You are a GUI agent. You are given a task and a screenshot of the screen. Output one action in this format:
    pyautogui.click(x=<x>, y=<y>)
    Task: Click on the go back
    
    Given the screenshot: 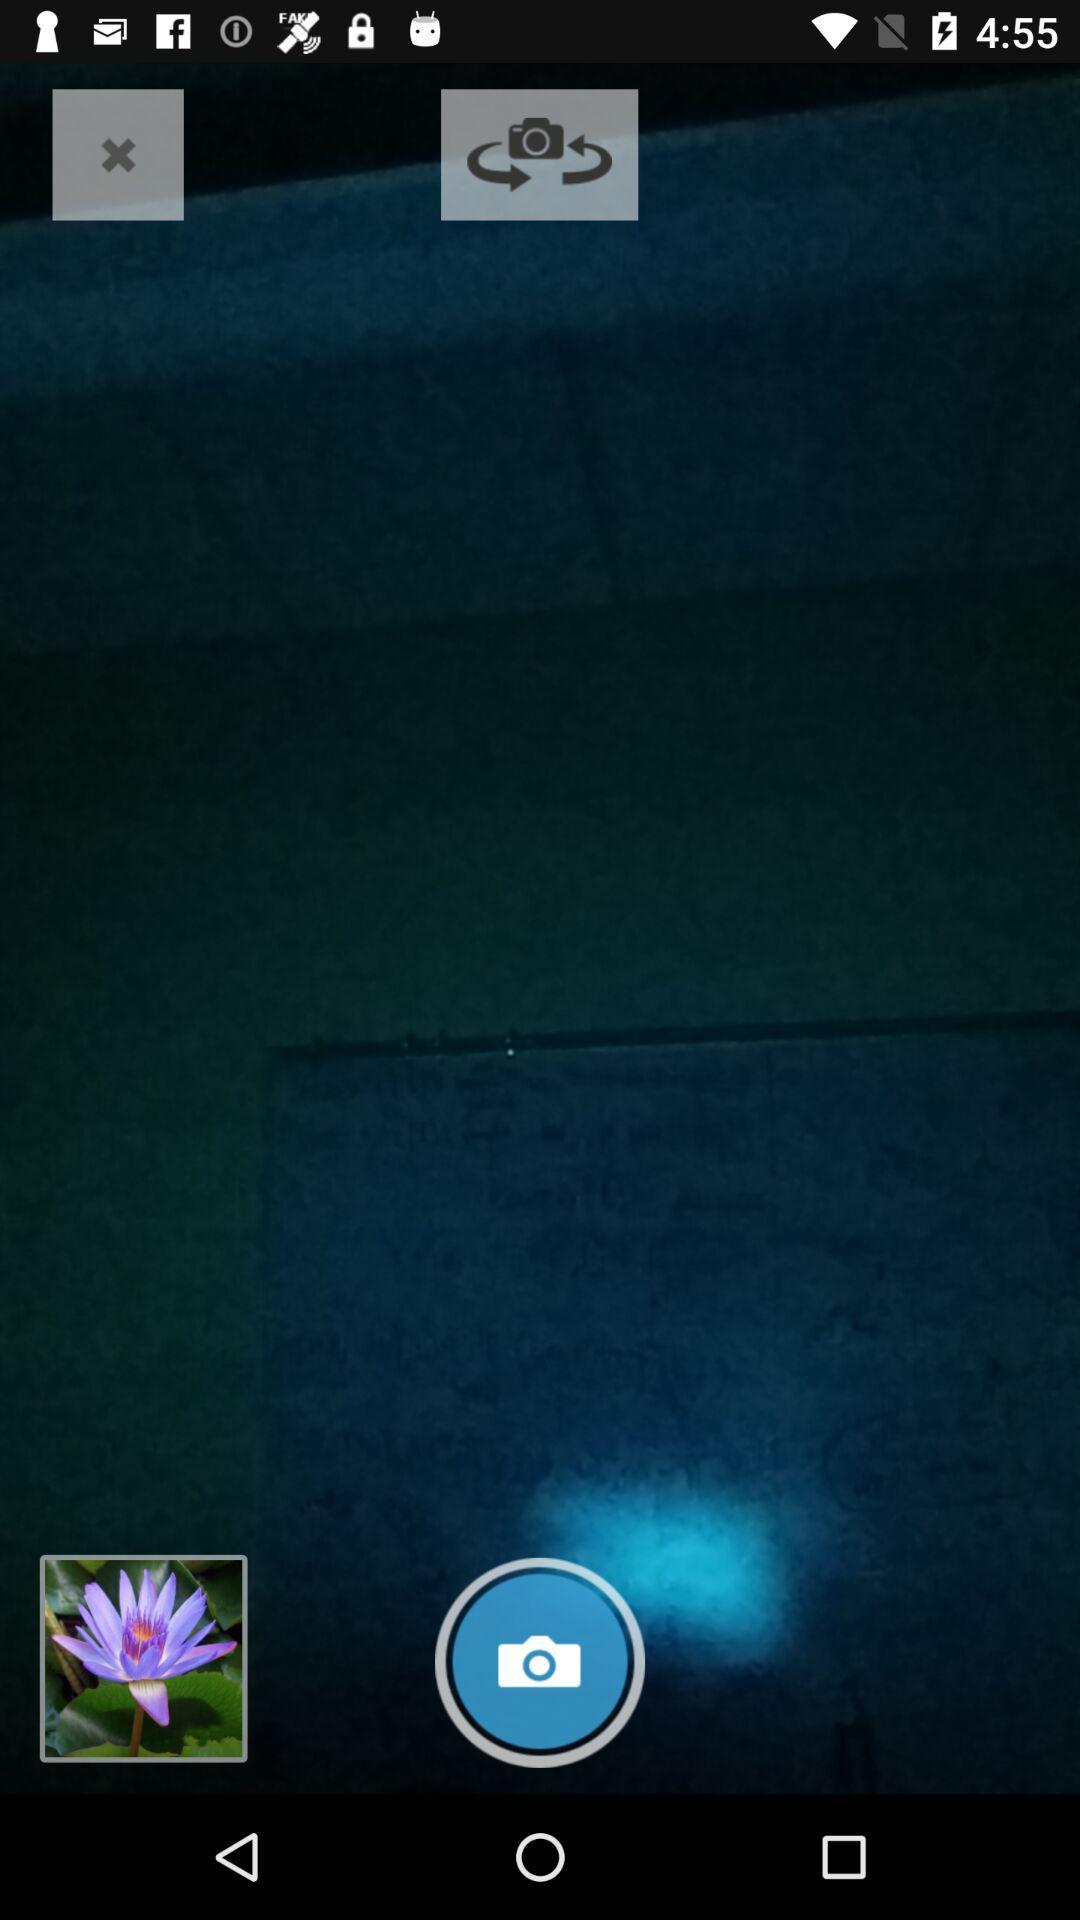 What is the action you would take?
    pyautogui.click(x=142, y=1658)
    